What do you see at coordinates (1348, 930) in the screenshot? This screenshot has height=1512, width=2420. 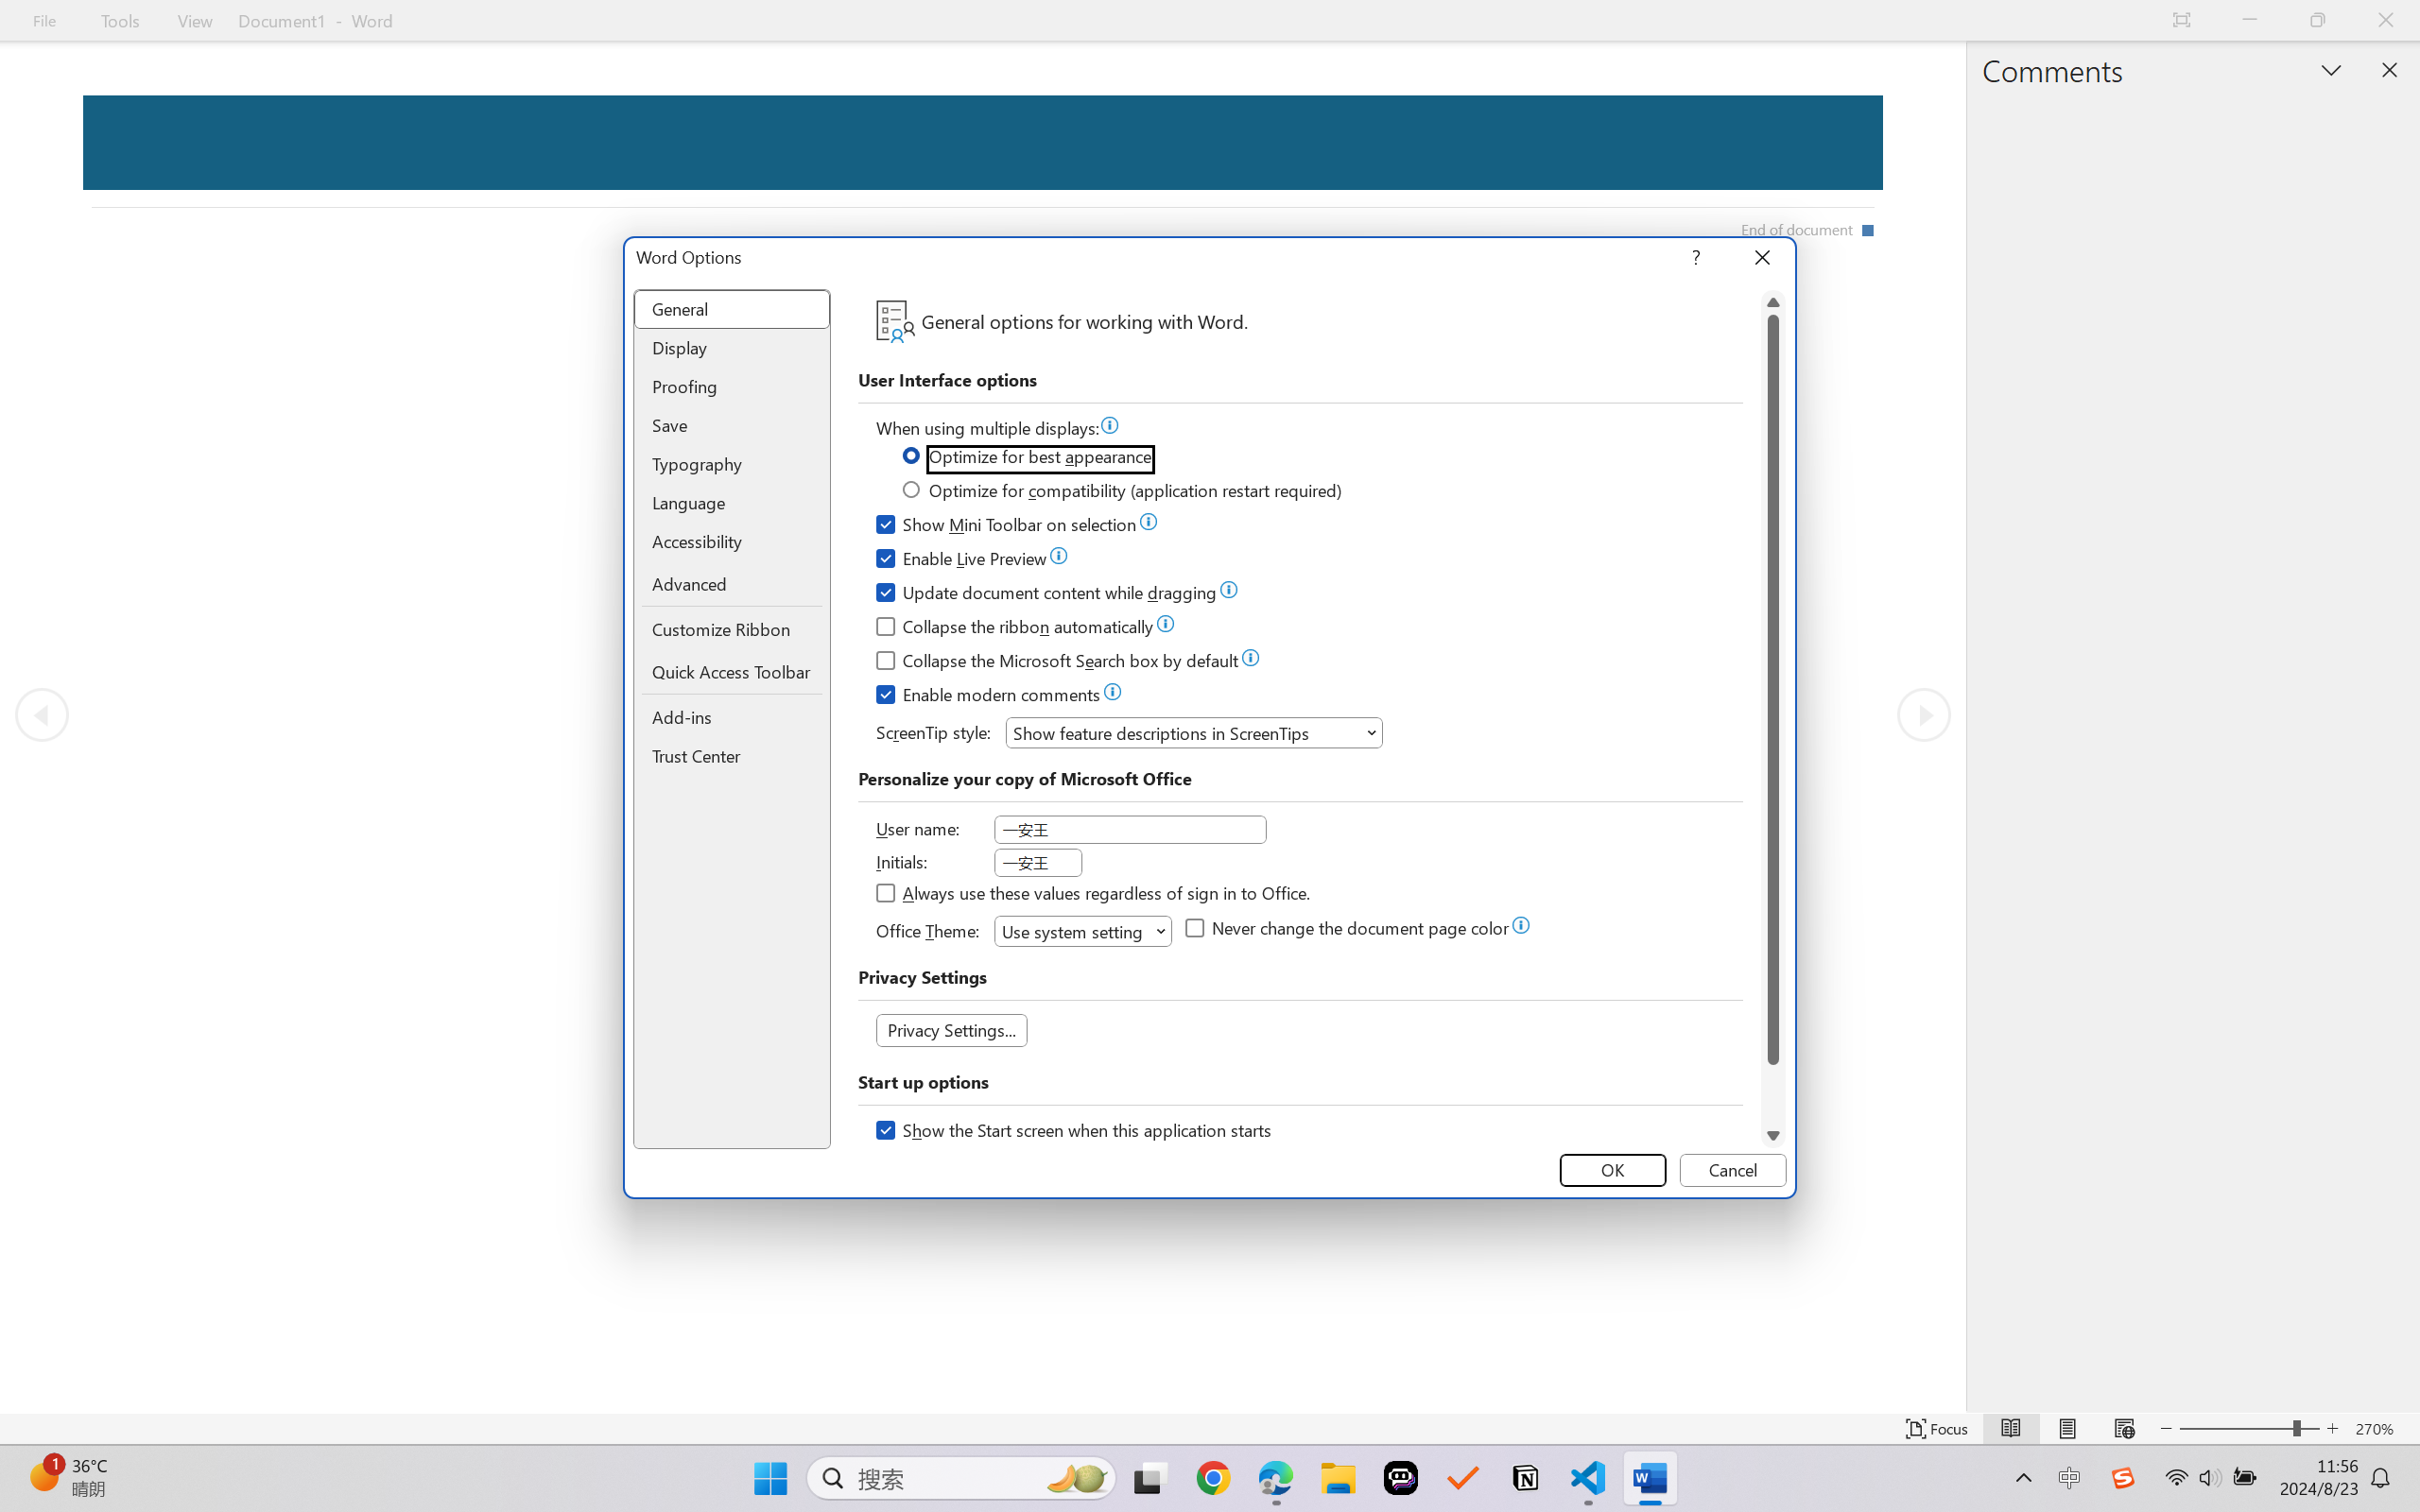 I see `'Never change the document page color'` at bounding box center [1348, 930].